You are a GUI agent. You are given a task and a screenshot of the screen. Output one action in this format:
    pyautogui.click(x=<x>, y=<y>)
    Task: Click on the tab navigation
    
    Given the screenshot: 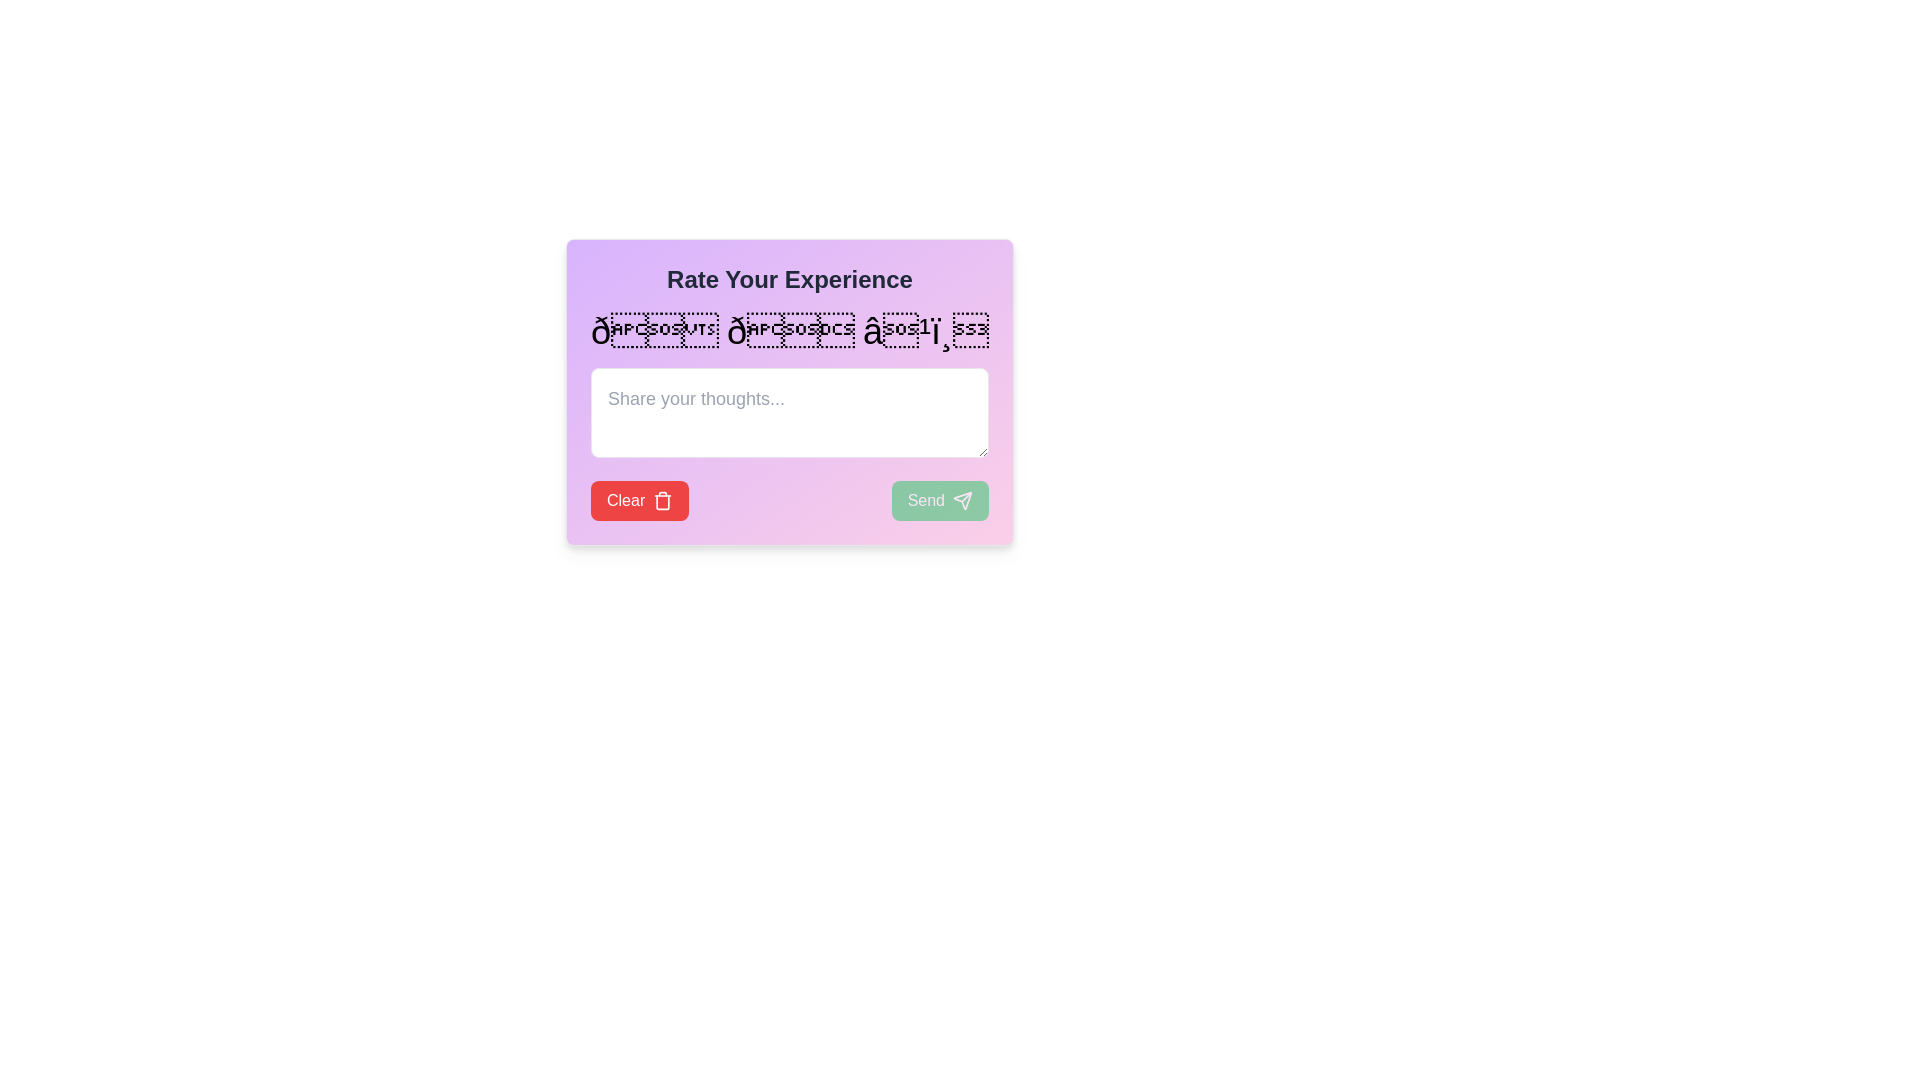 What is the action you would take?
    pyautogui.click(x=654, y=330)
    